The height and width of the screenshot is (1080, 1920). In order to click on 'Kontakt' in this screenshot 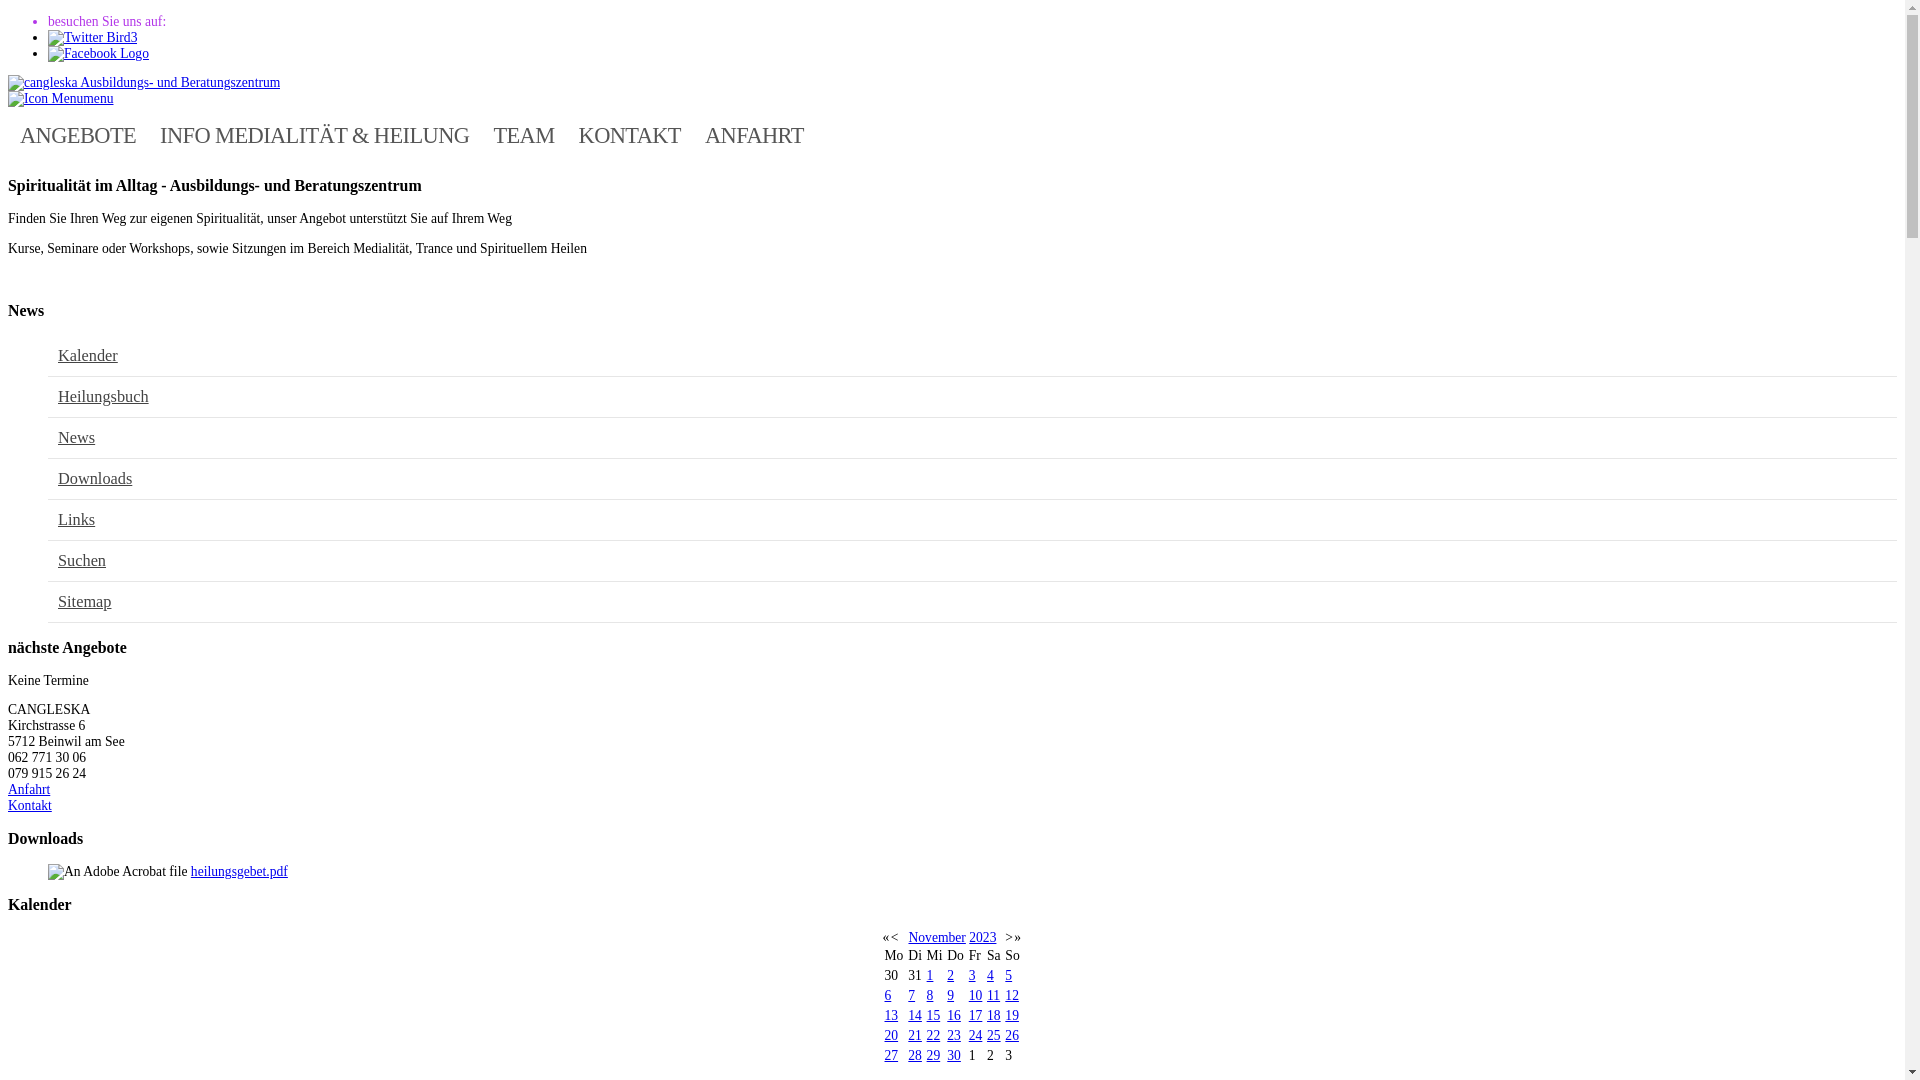, I will do `click(29, 804)`.